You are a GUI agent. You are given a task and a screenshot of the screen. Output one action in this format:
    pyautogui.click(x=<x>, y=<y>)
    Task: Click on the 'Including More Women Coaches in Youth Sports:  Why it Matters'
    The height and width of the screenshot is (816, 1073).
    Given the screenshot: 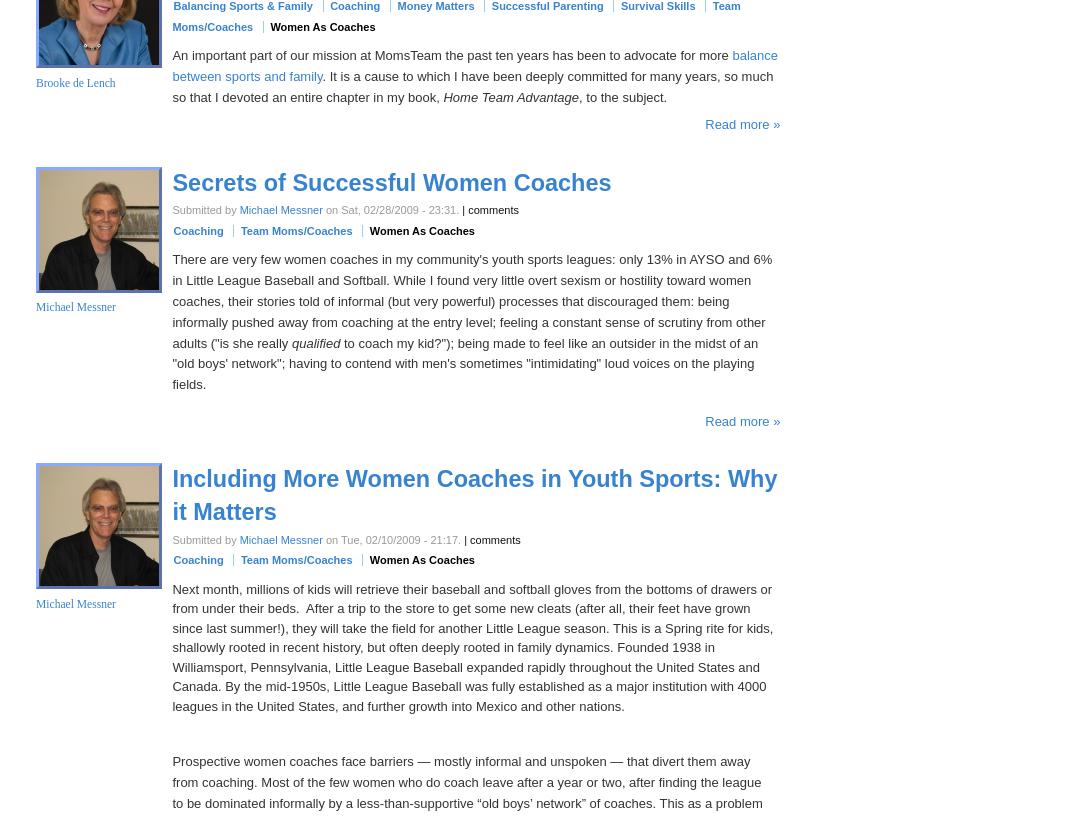 What is the action you would take?
    pyautogui.click(x=474, y=493)
    